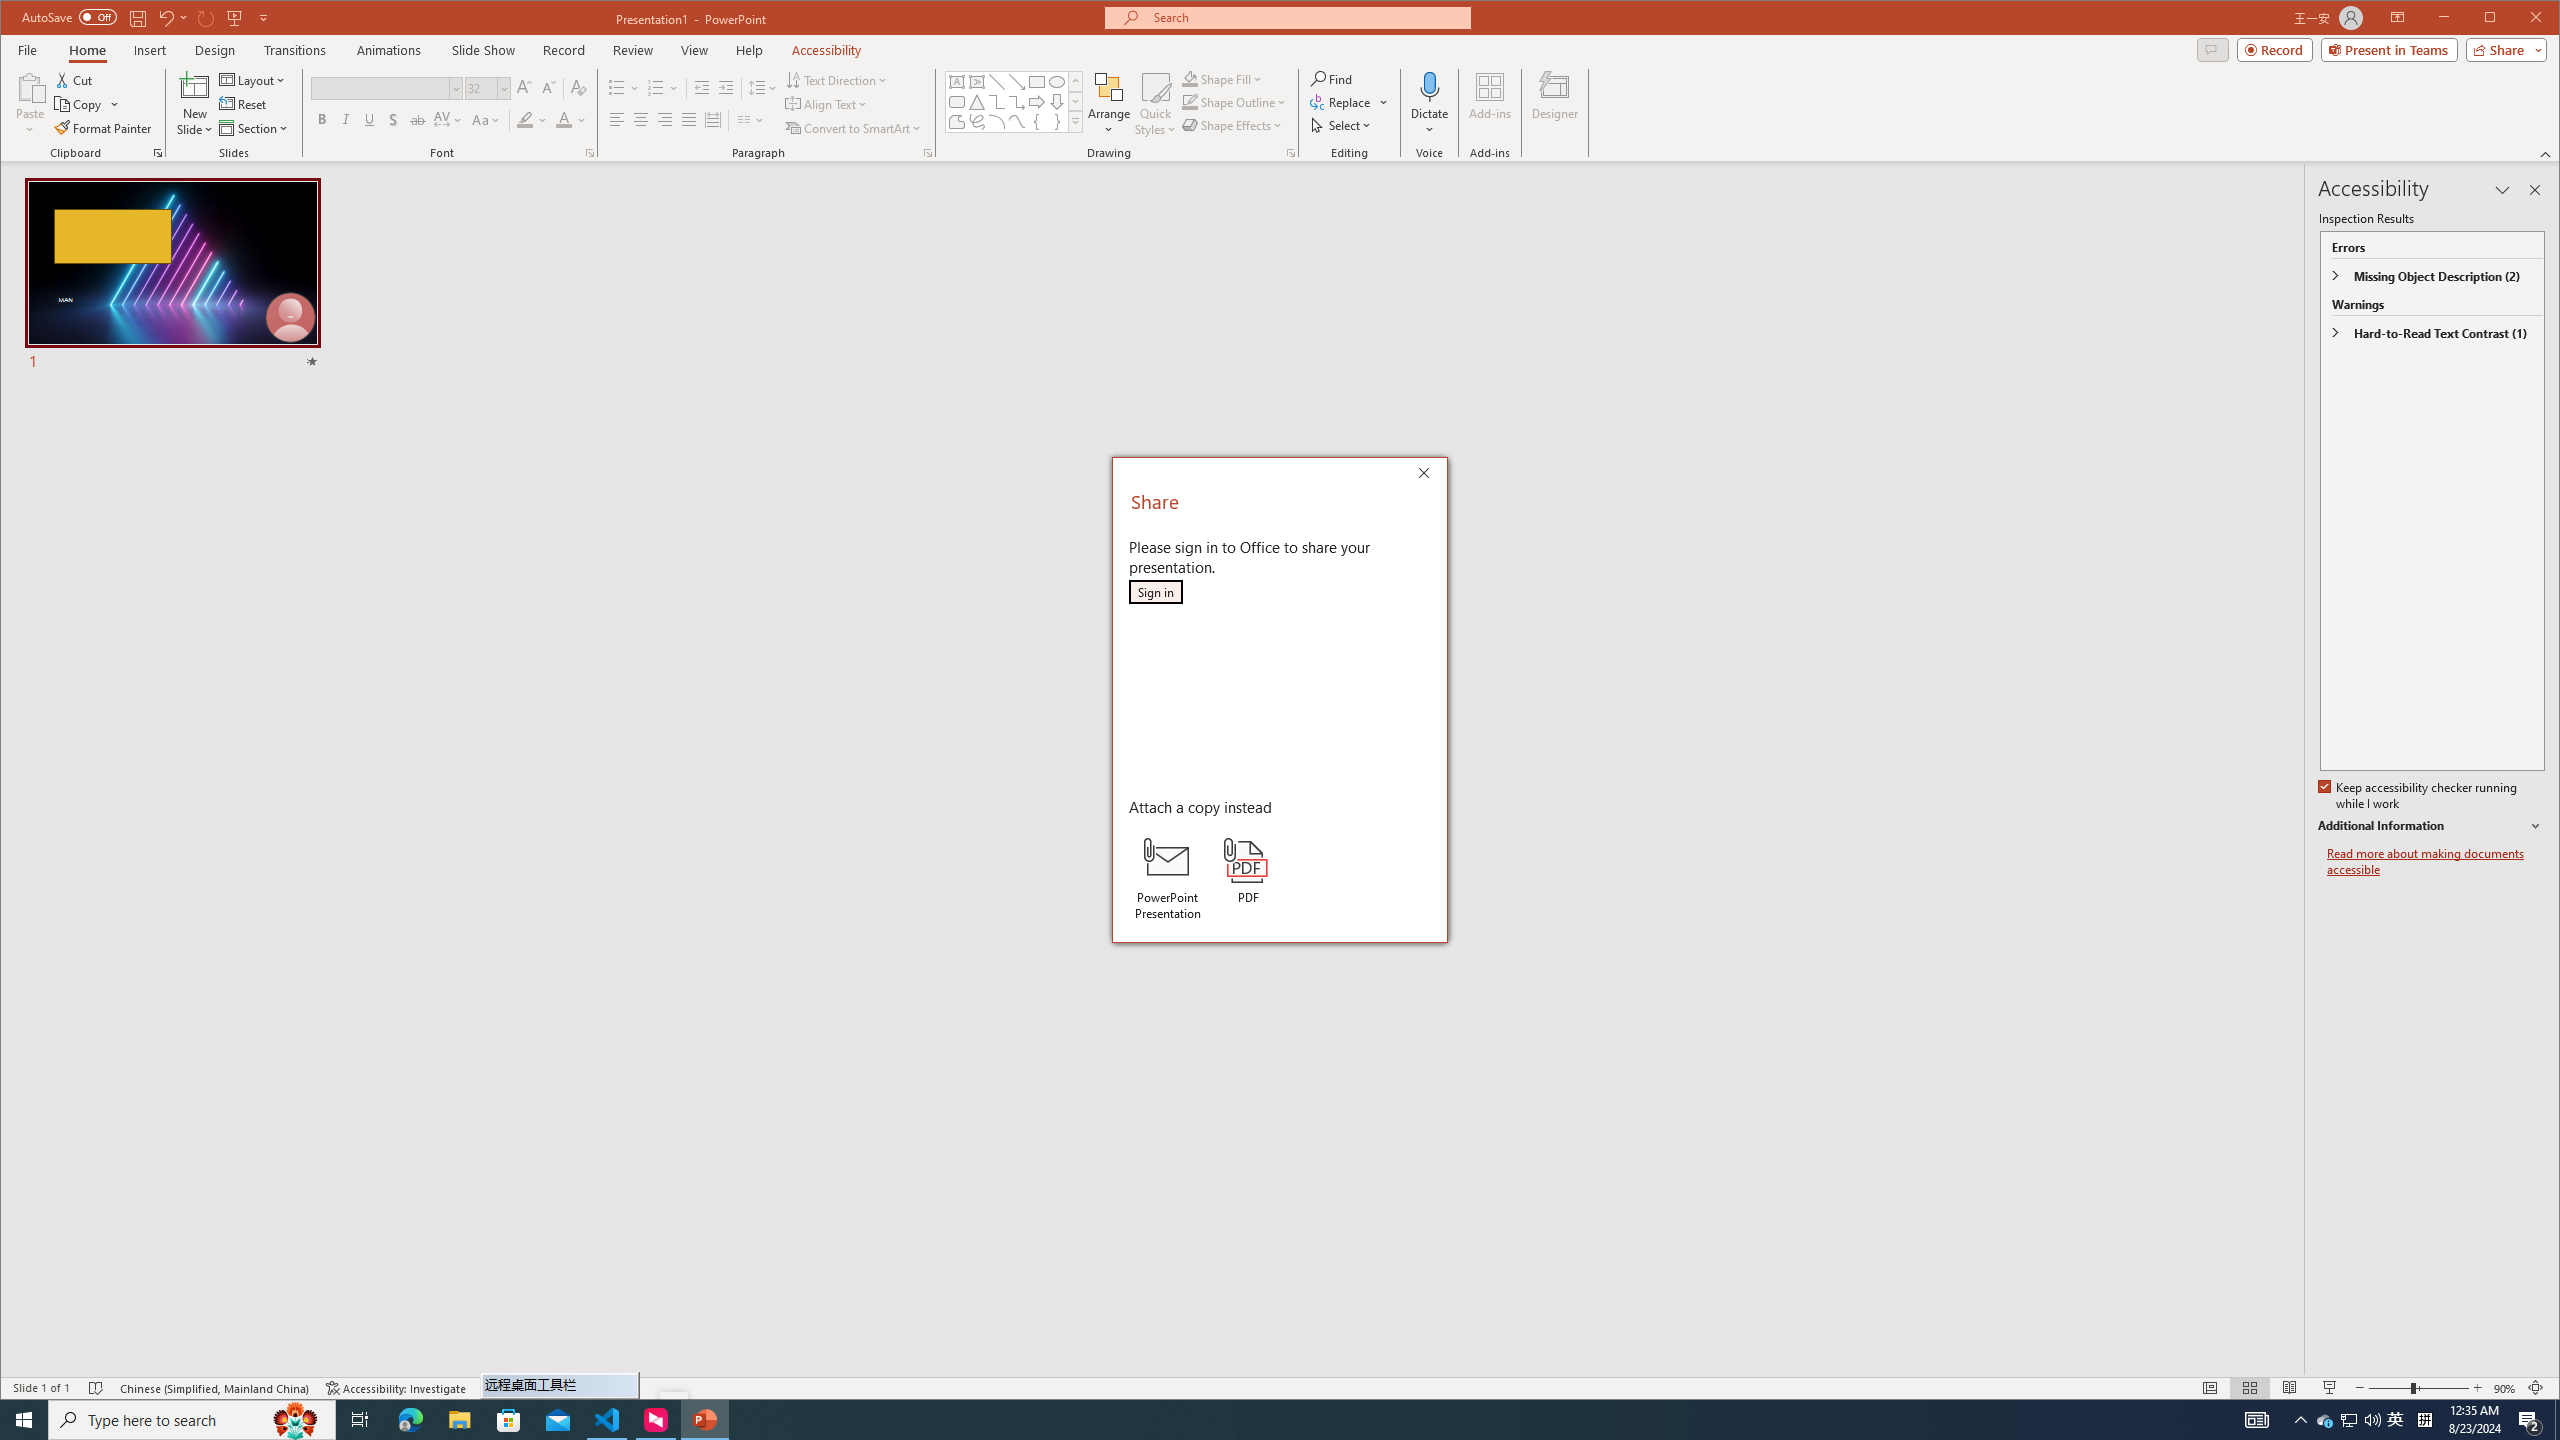 Image resolution: width=2560 pixels, height=1440 pixels. Describe the element at coordinates (1015, 100) in the screenshot. I see `'AutomationID: ShapesInsertGallery'` at that location.